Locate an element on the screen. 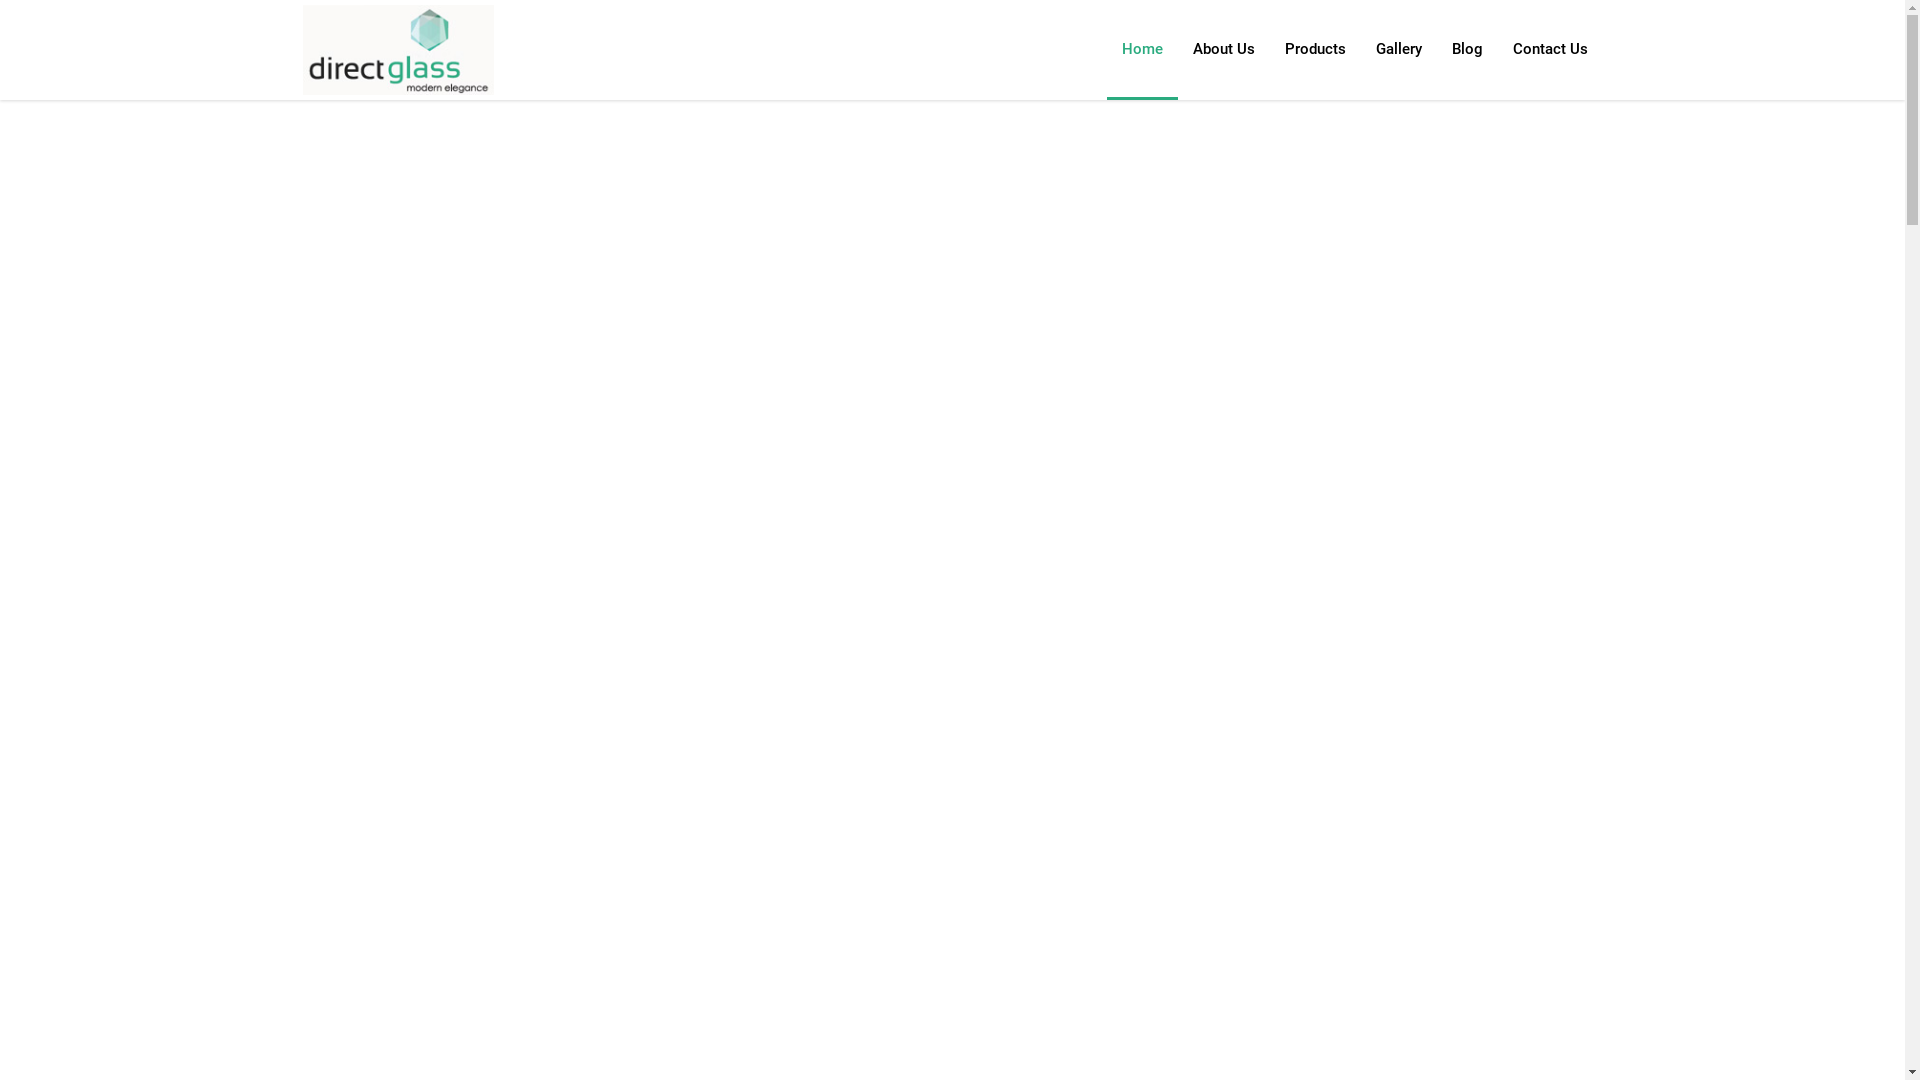 This screenshot has height=1080, width=1920. 'Products' is located at coordinates (1315, 49).